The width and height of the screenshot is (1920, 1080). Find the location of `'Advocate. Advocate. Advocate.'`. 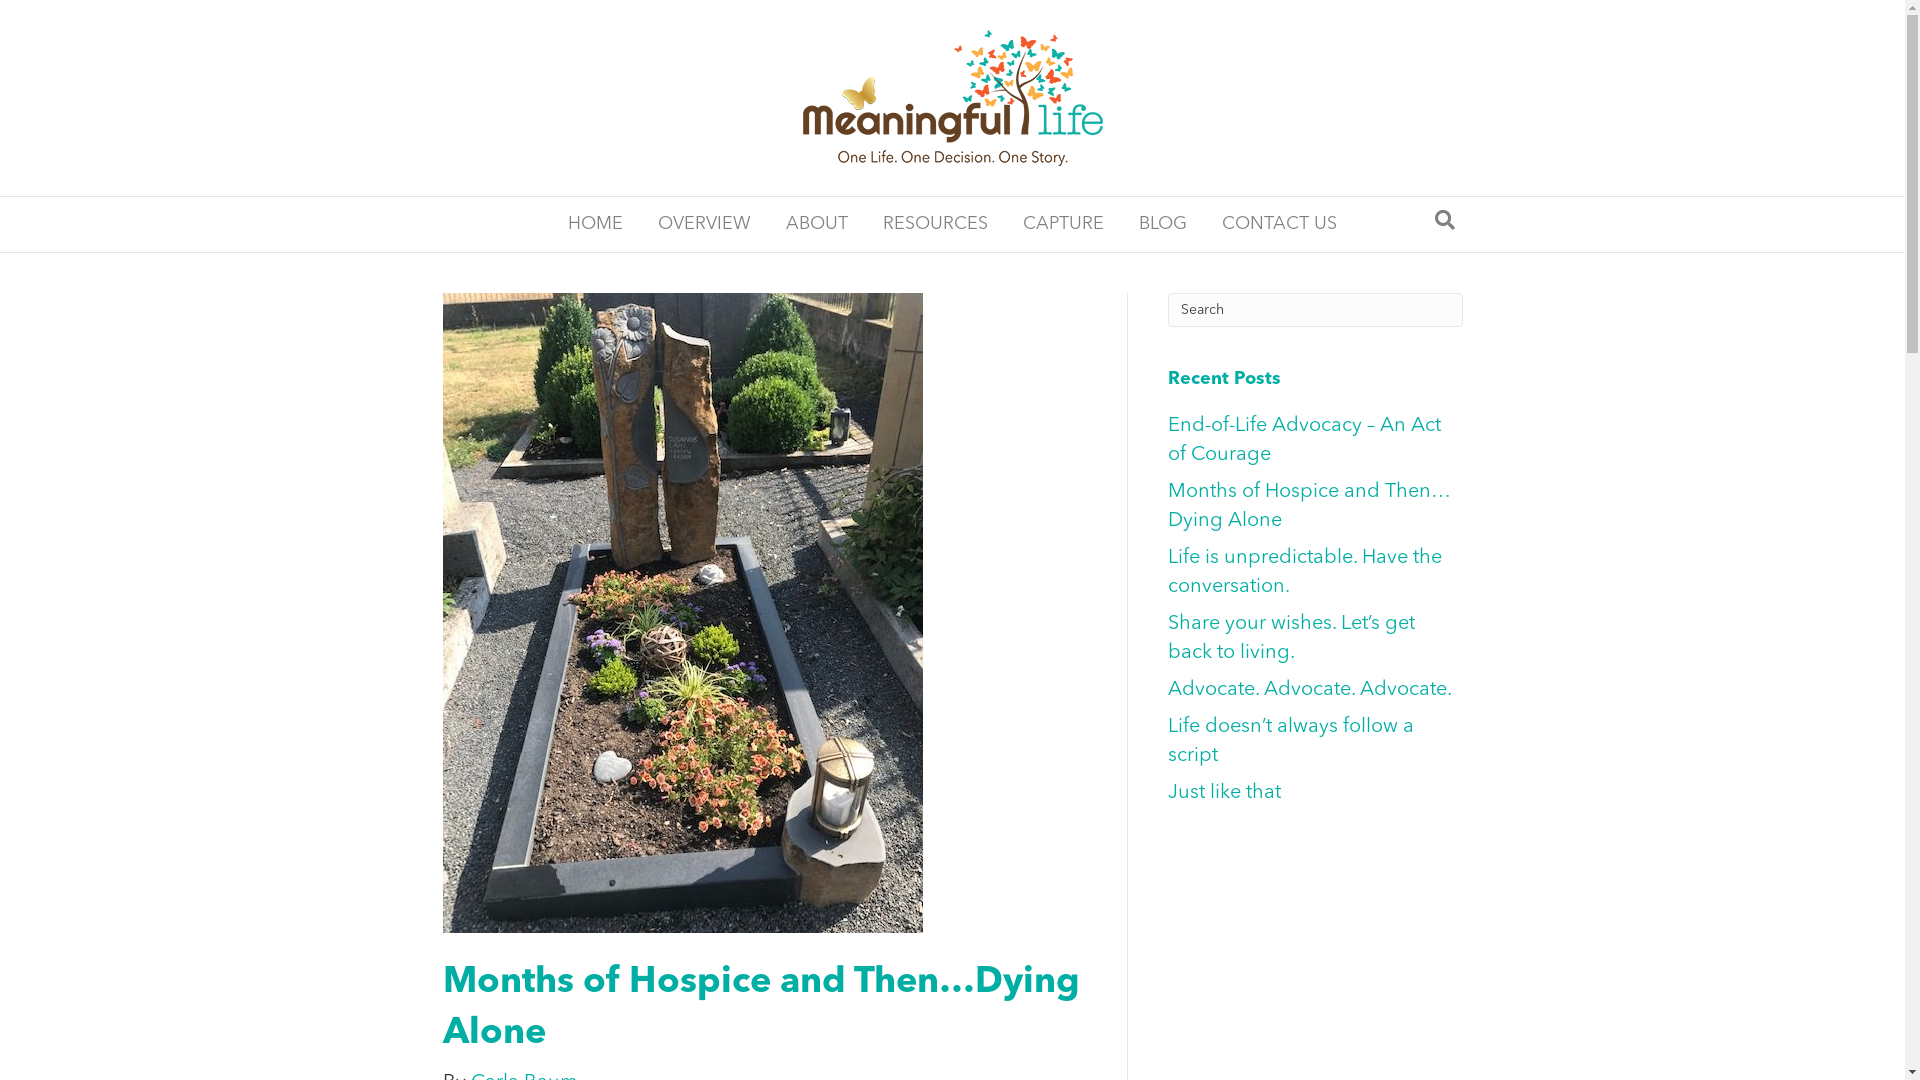

'Advocate. Advocate. Advocate.' is located at coordinates (1310, 689).